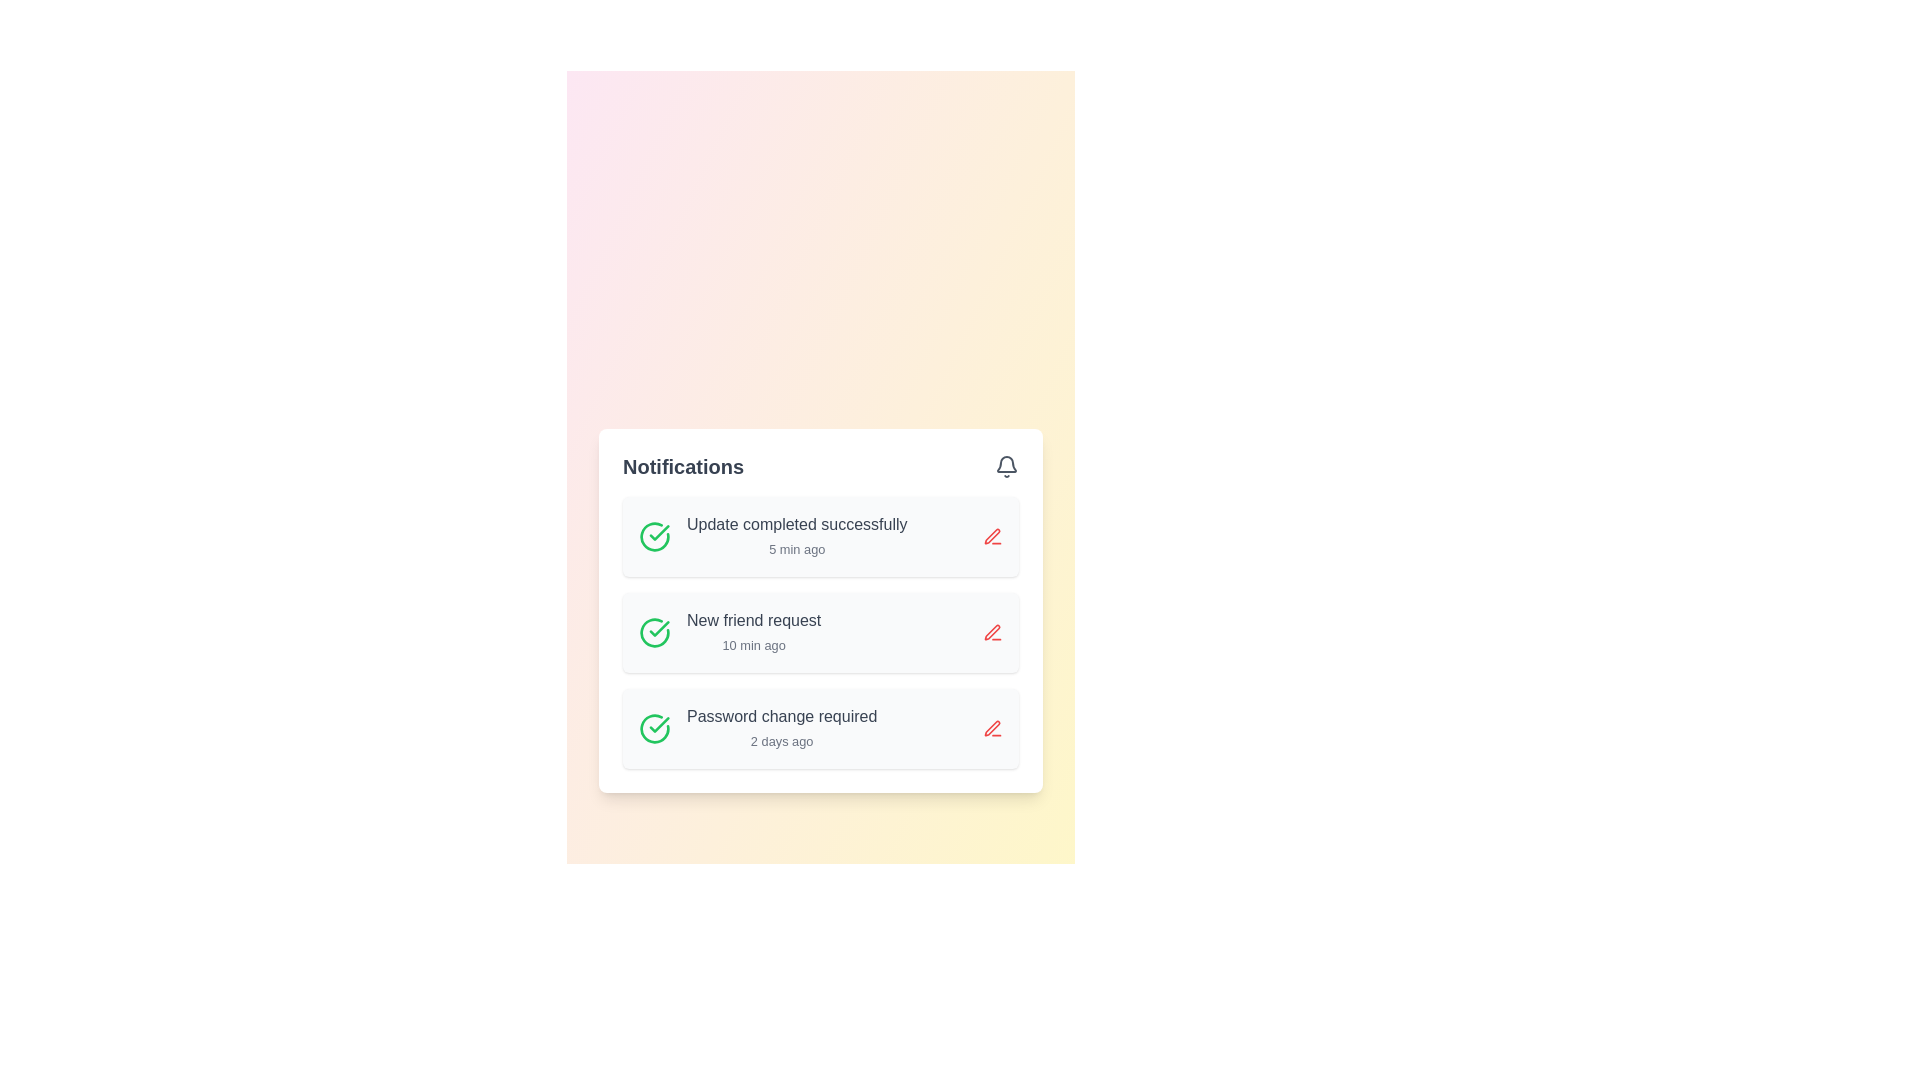 The width and height of the screenshot is (1920, 1080). I want to click on the third notification item in the Notifications list that informs the user about a recent password change event, so click(757, 729).